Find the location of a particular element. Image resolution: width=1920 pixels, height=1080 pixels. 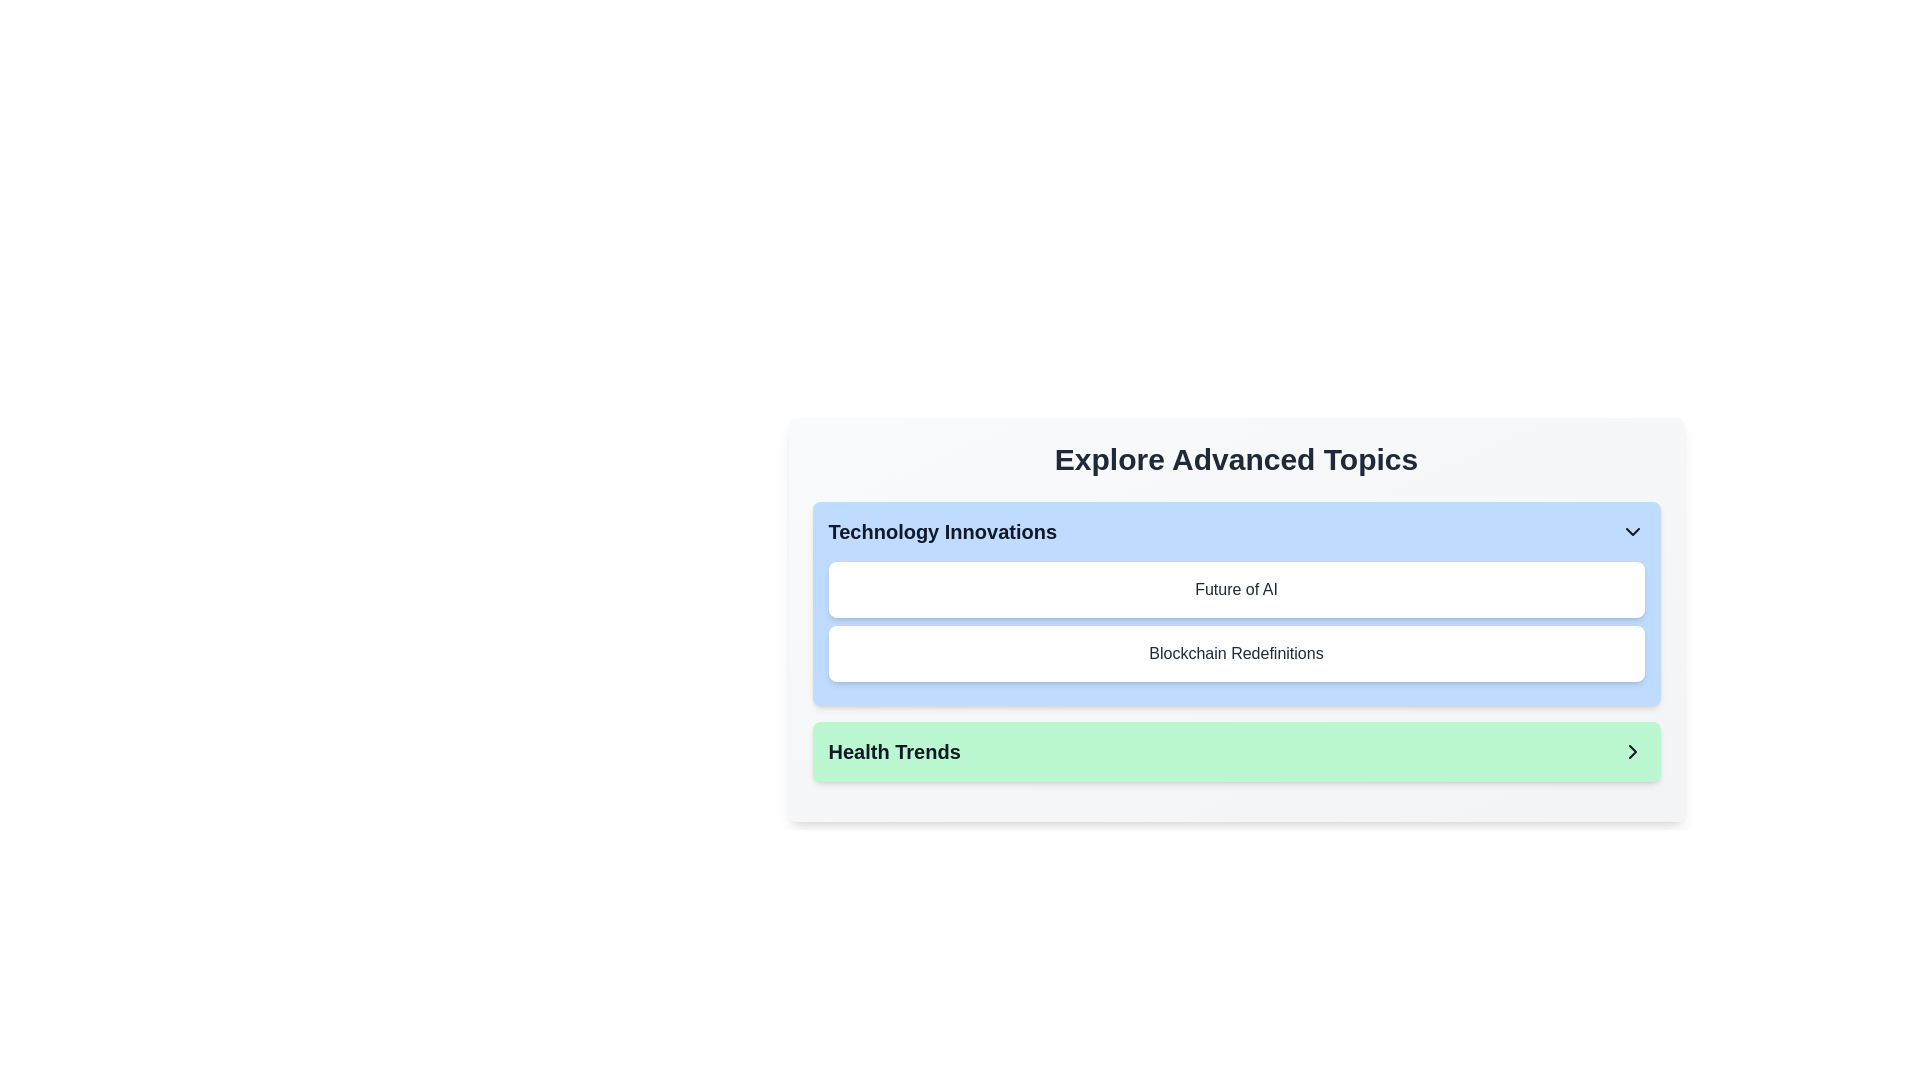

the chevron icon located near the right edge of the green section labeled 'Health Trends' is located at coordinates (1632, 752).